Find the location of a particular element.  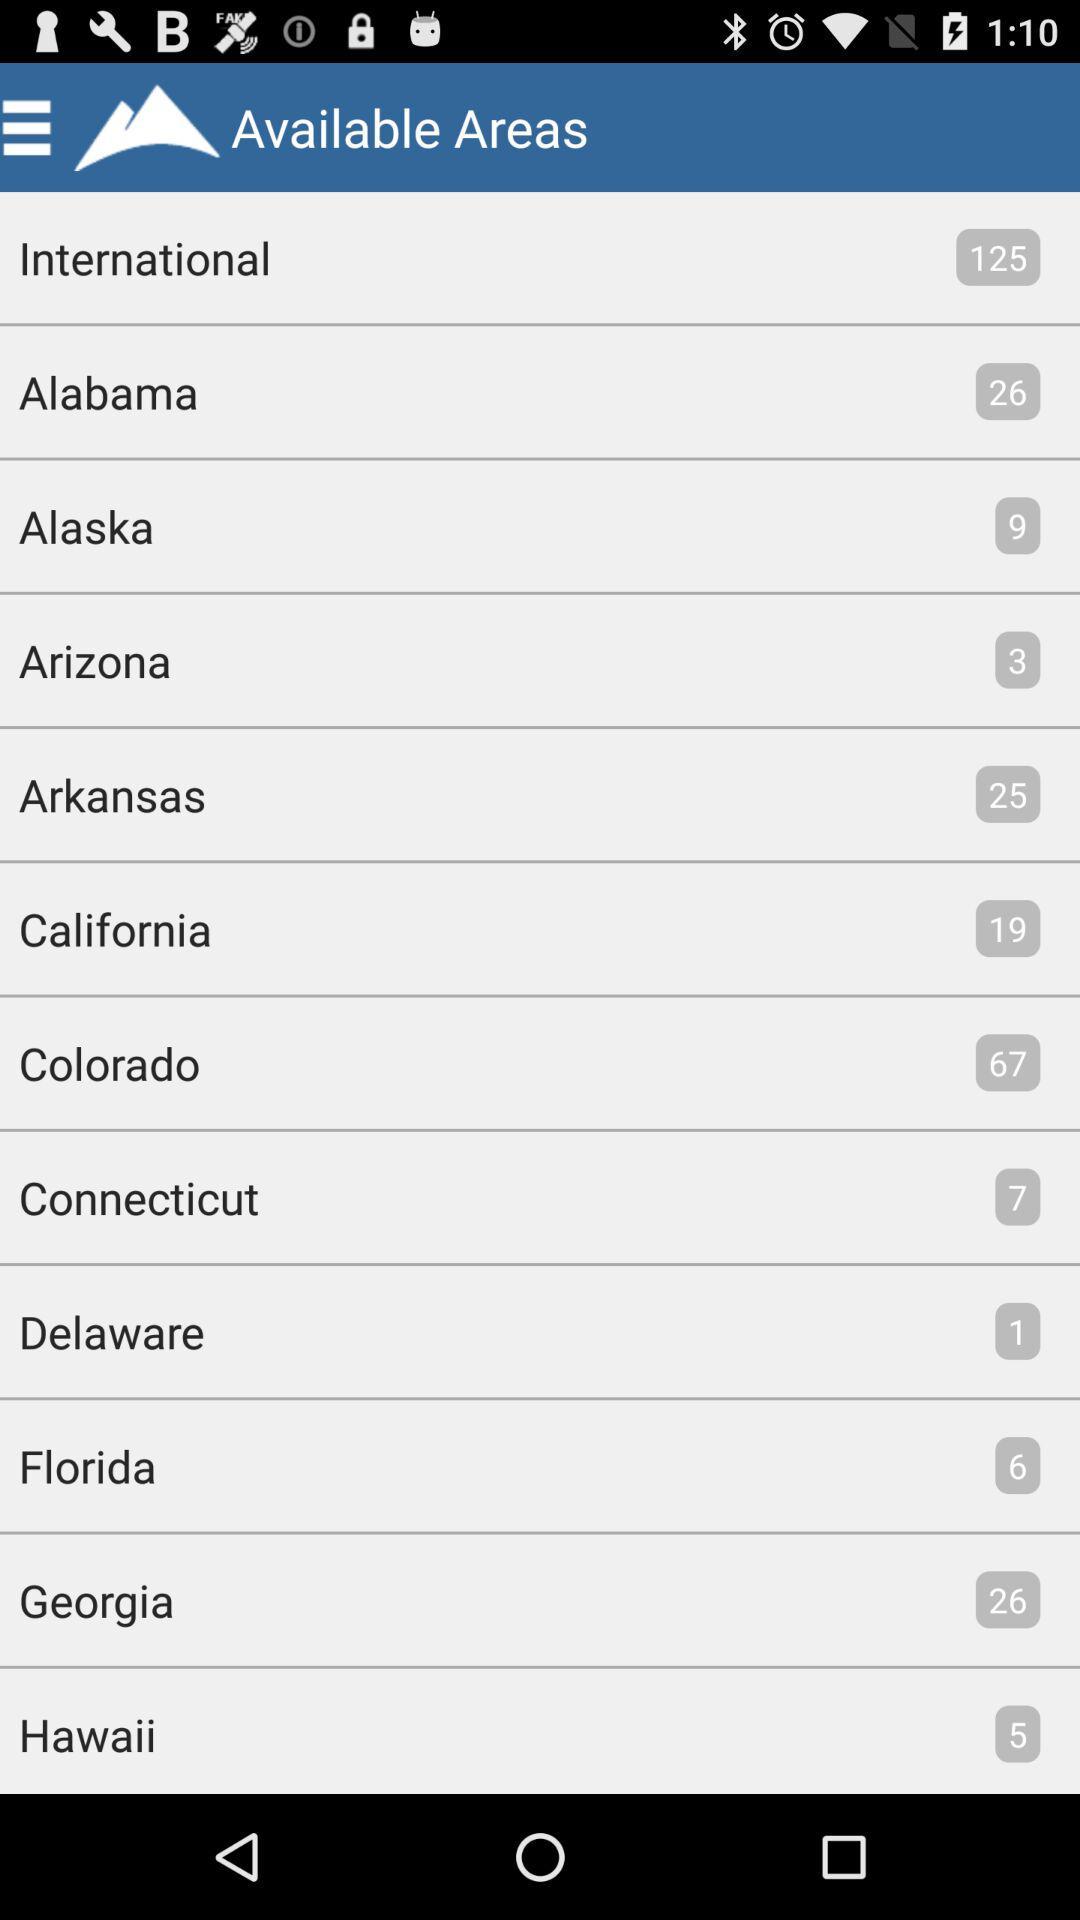

app below the 1 icon is located at coordinates (1017, 1465).